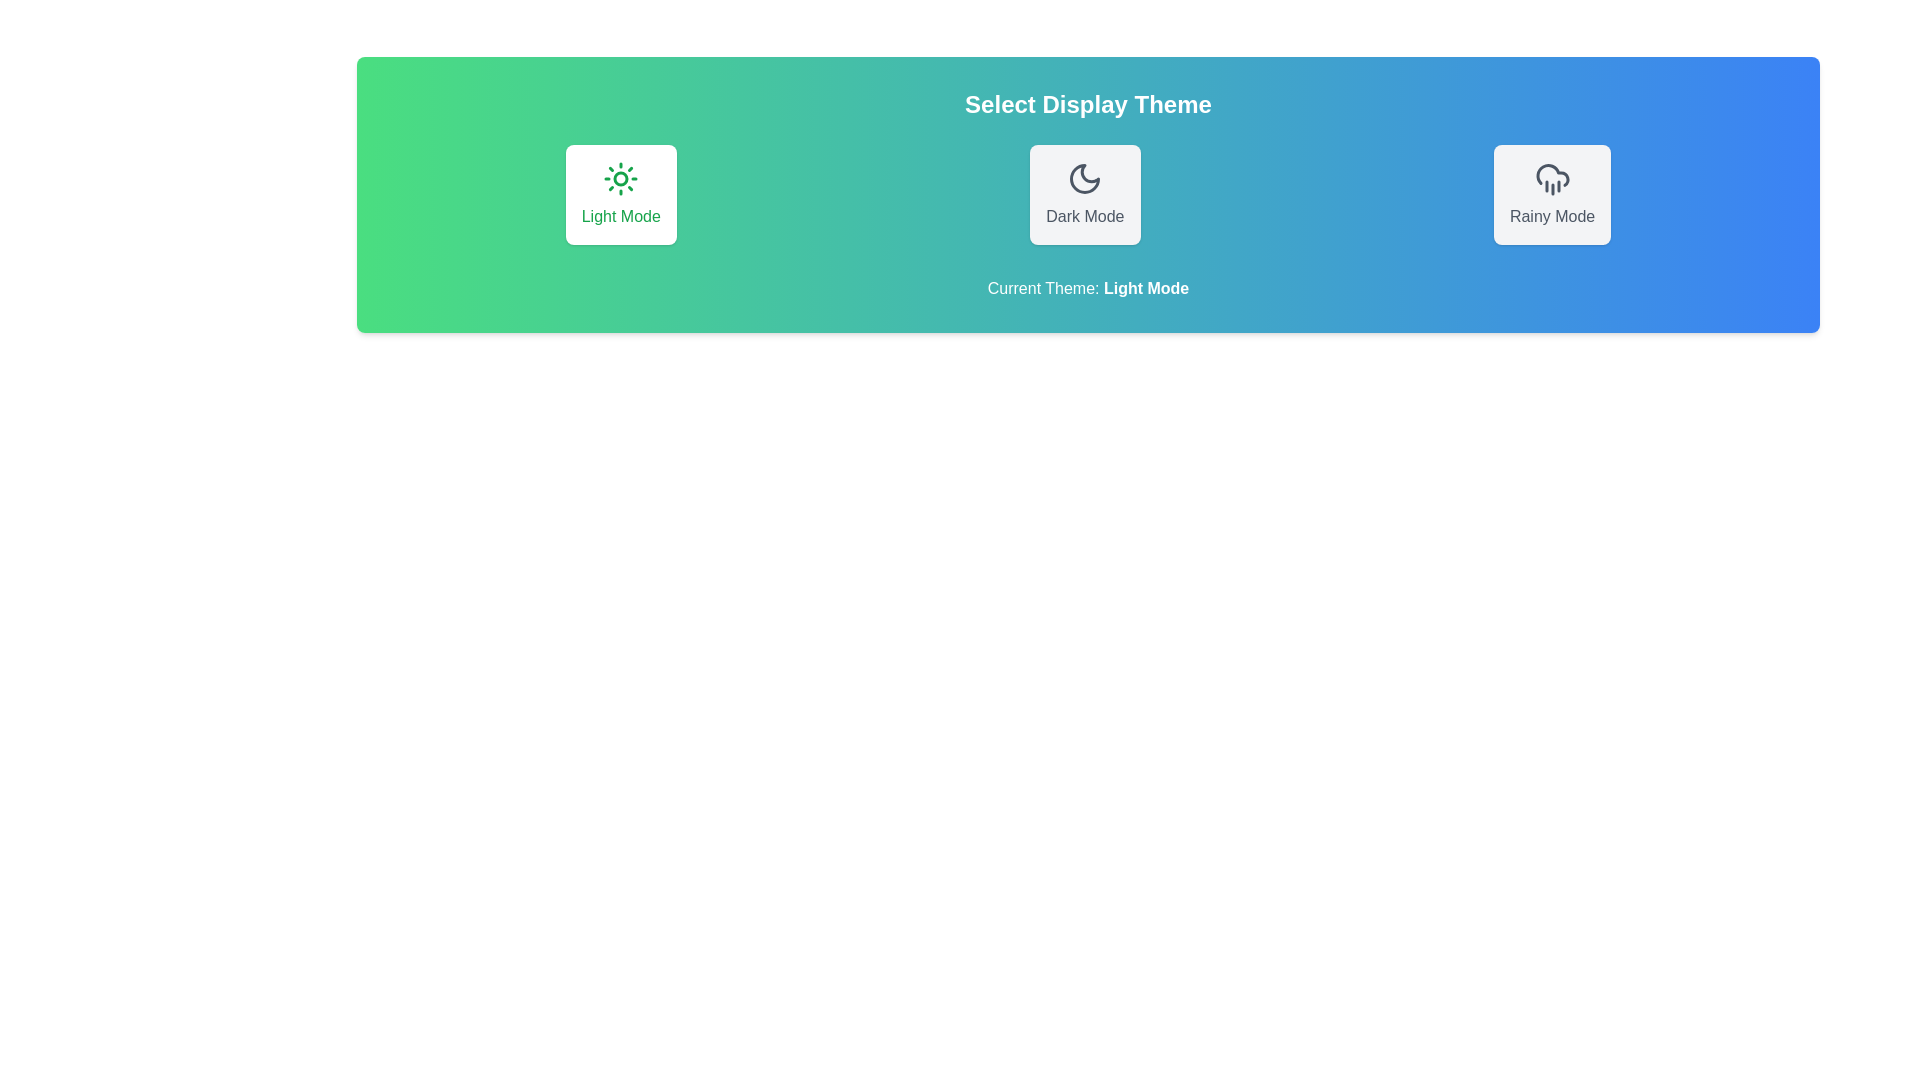 The image size is (1920, 1080). I want to click on the button corresponding to the Dark Mode theme, so click(1083, 195).